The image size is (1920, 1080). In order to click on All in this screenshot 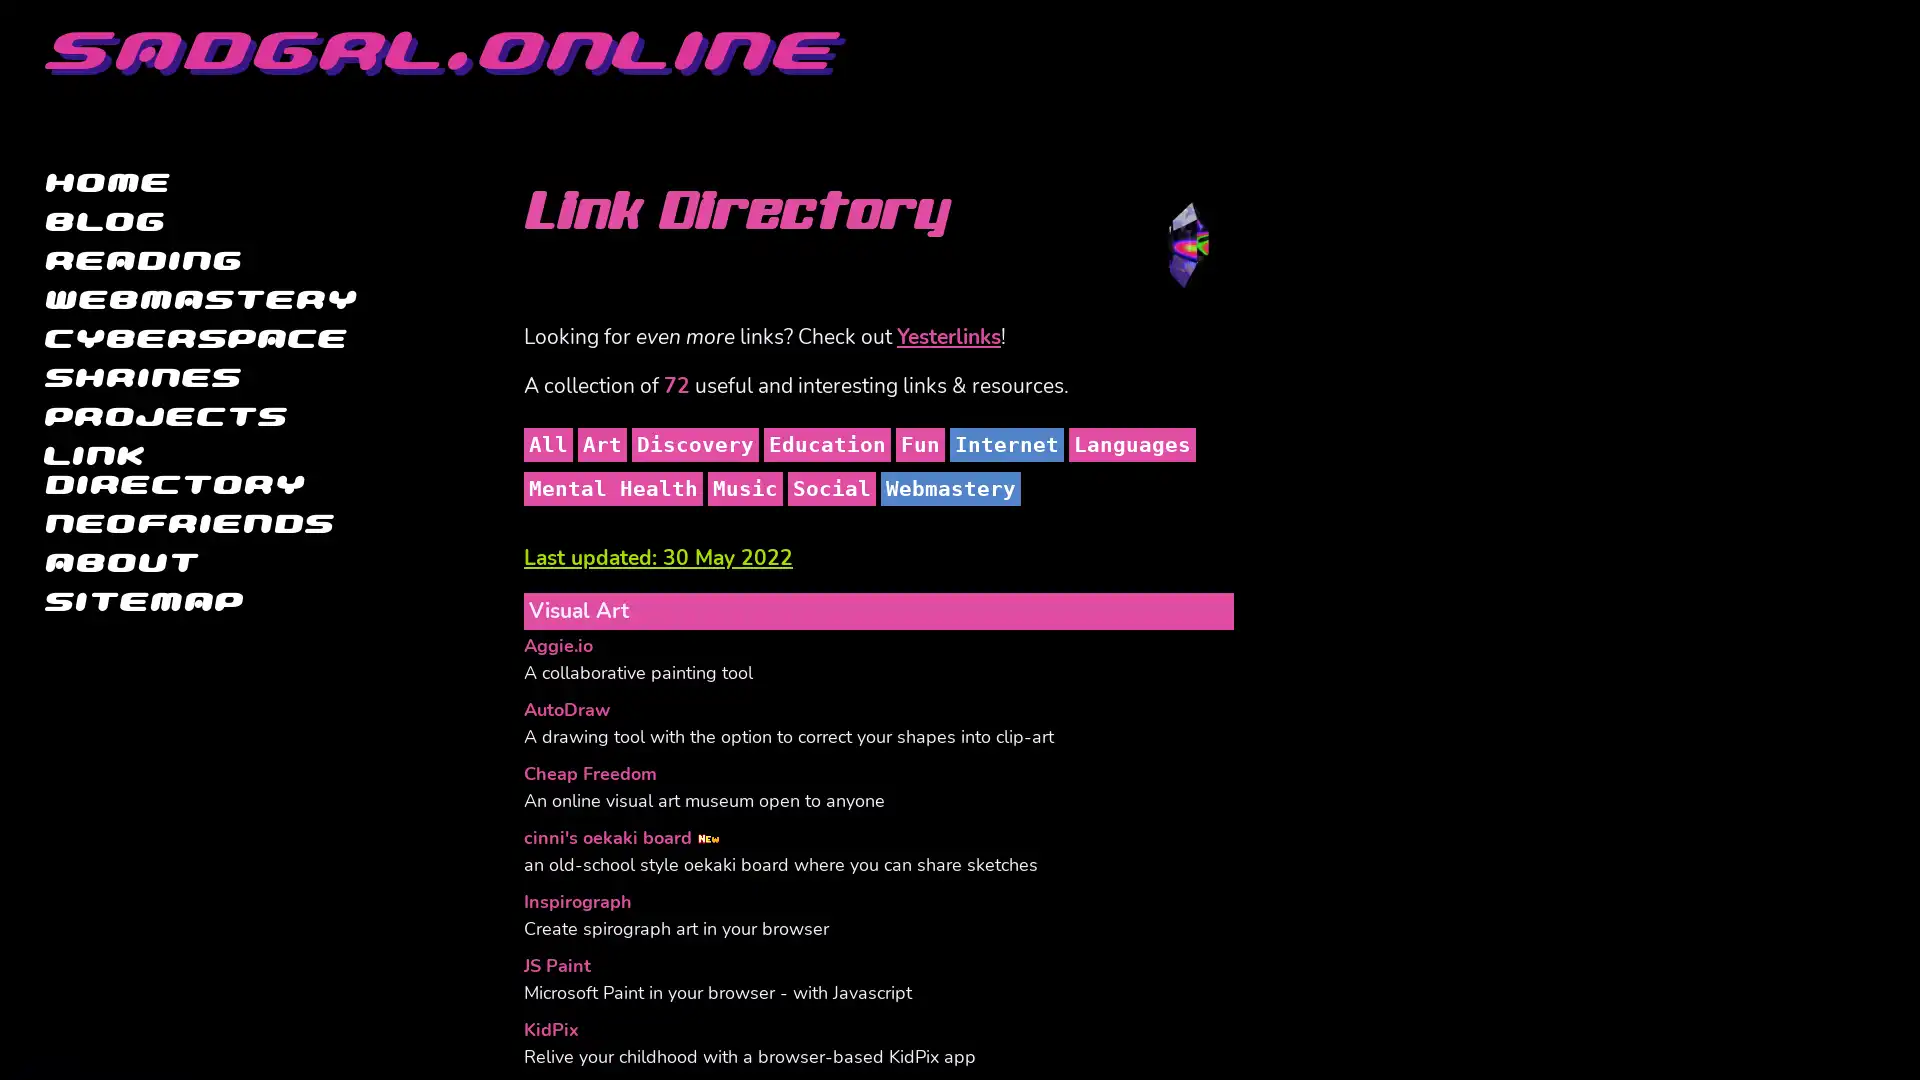, I will do `click(548, 442)`.